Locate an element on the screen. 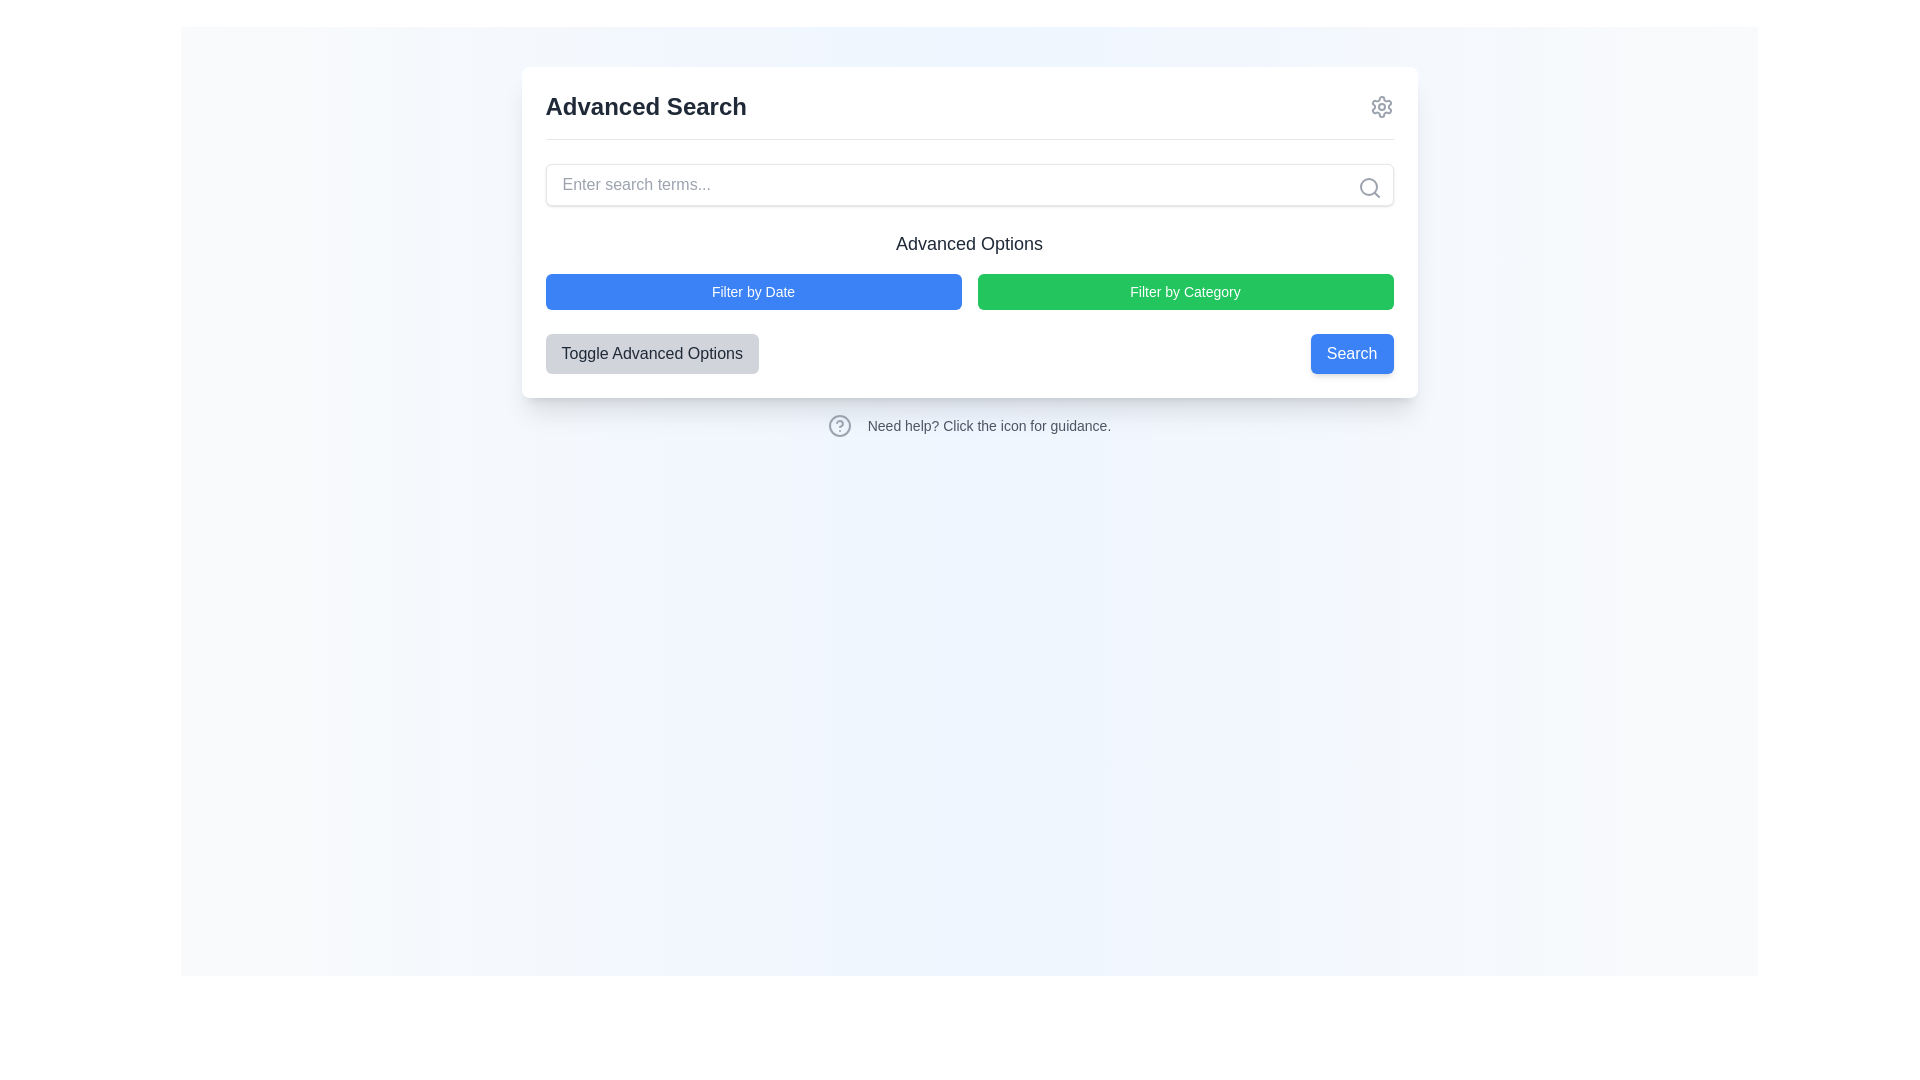  the filter button located to the right of the 'Filter by Date' button under the 'Advanced Options' label for keyboard navigation is located at coordinates (1185, 292).